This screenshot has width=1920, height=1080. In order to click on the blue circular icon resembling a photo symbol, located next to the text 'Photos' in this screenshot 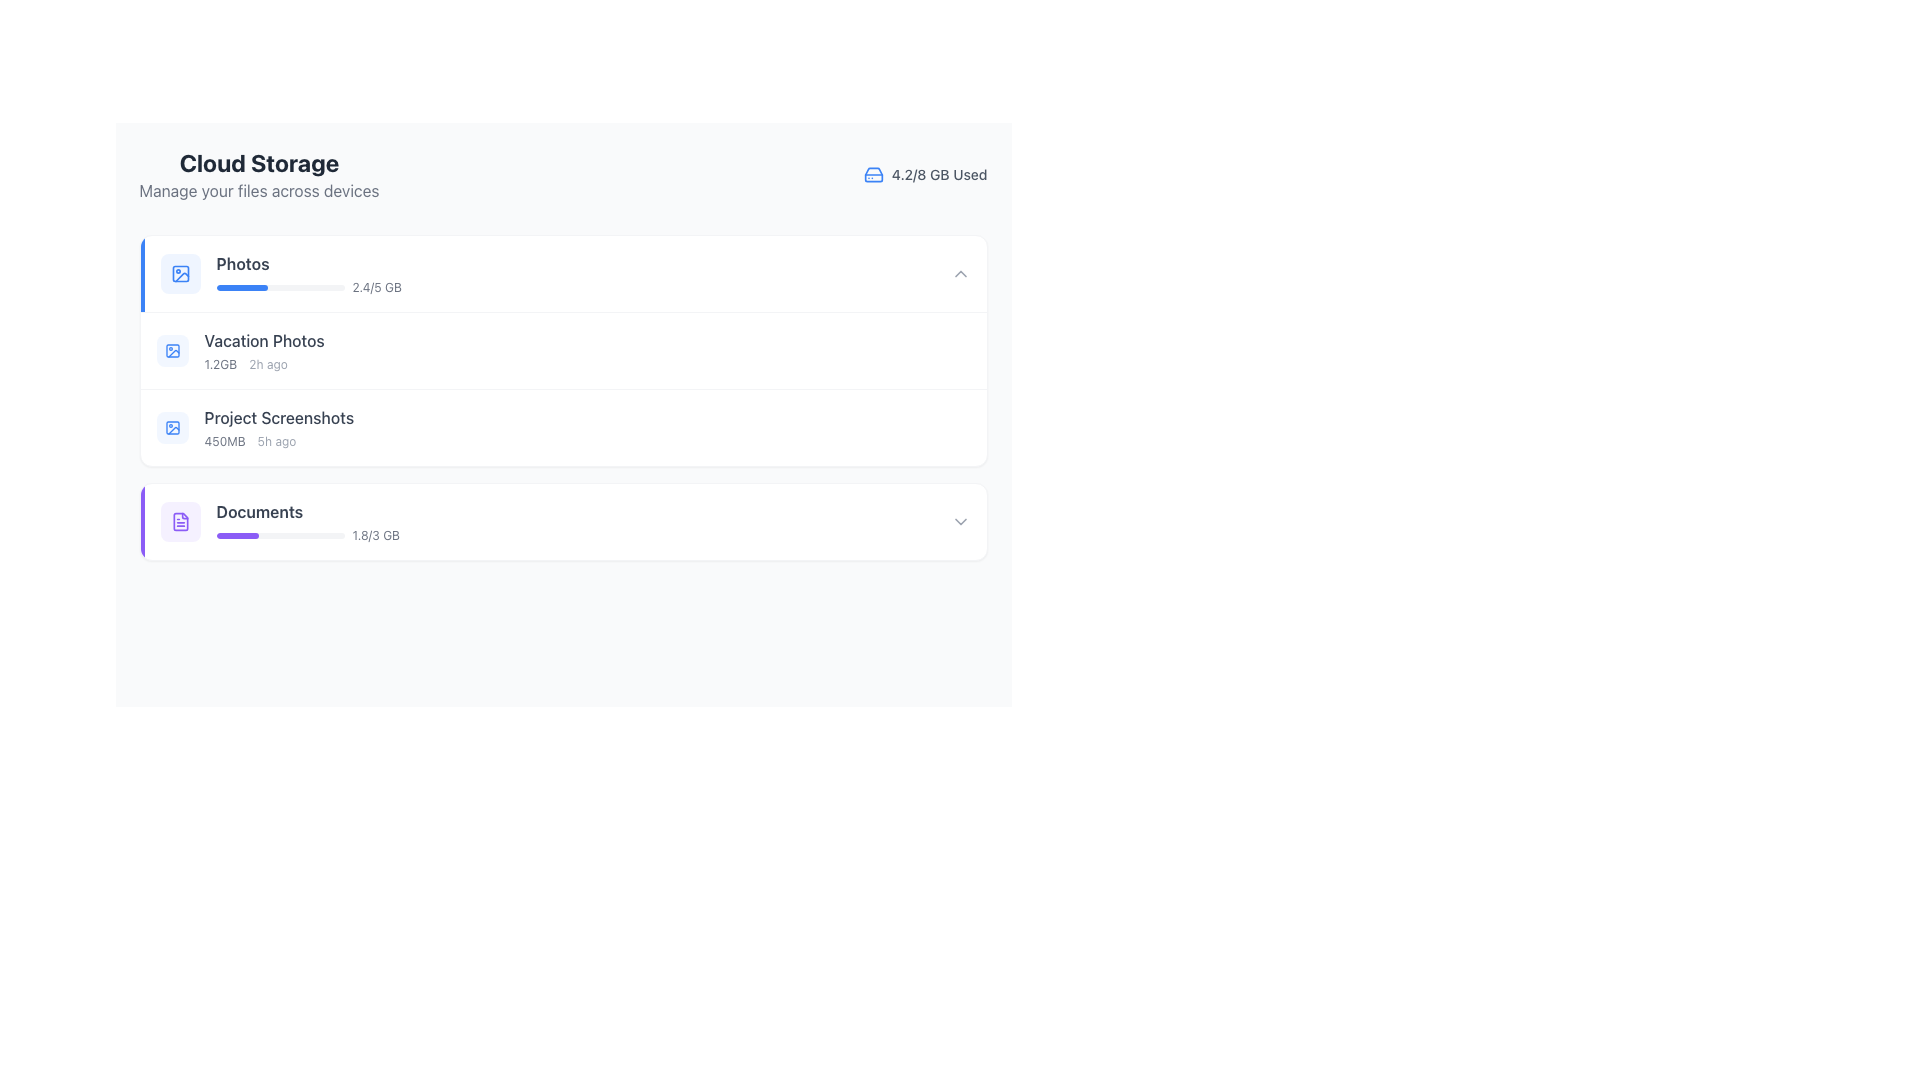, I will do `click(180, 273)`.